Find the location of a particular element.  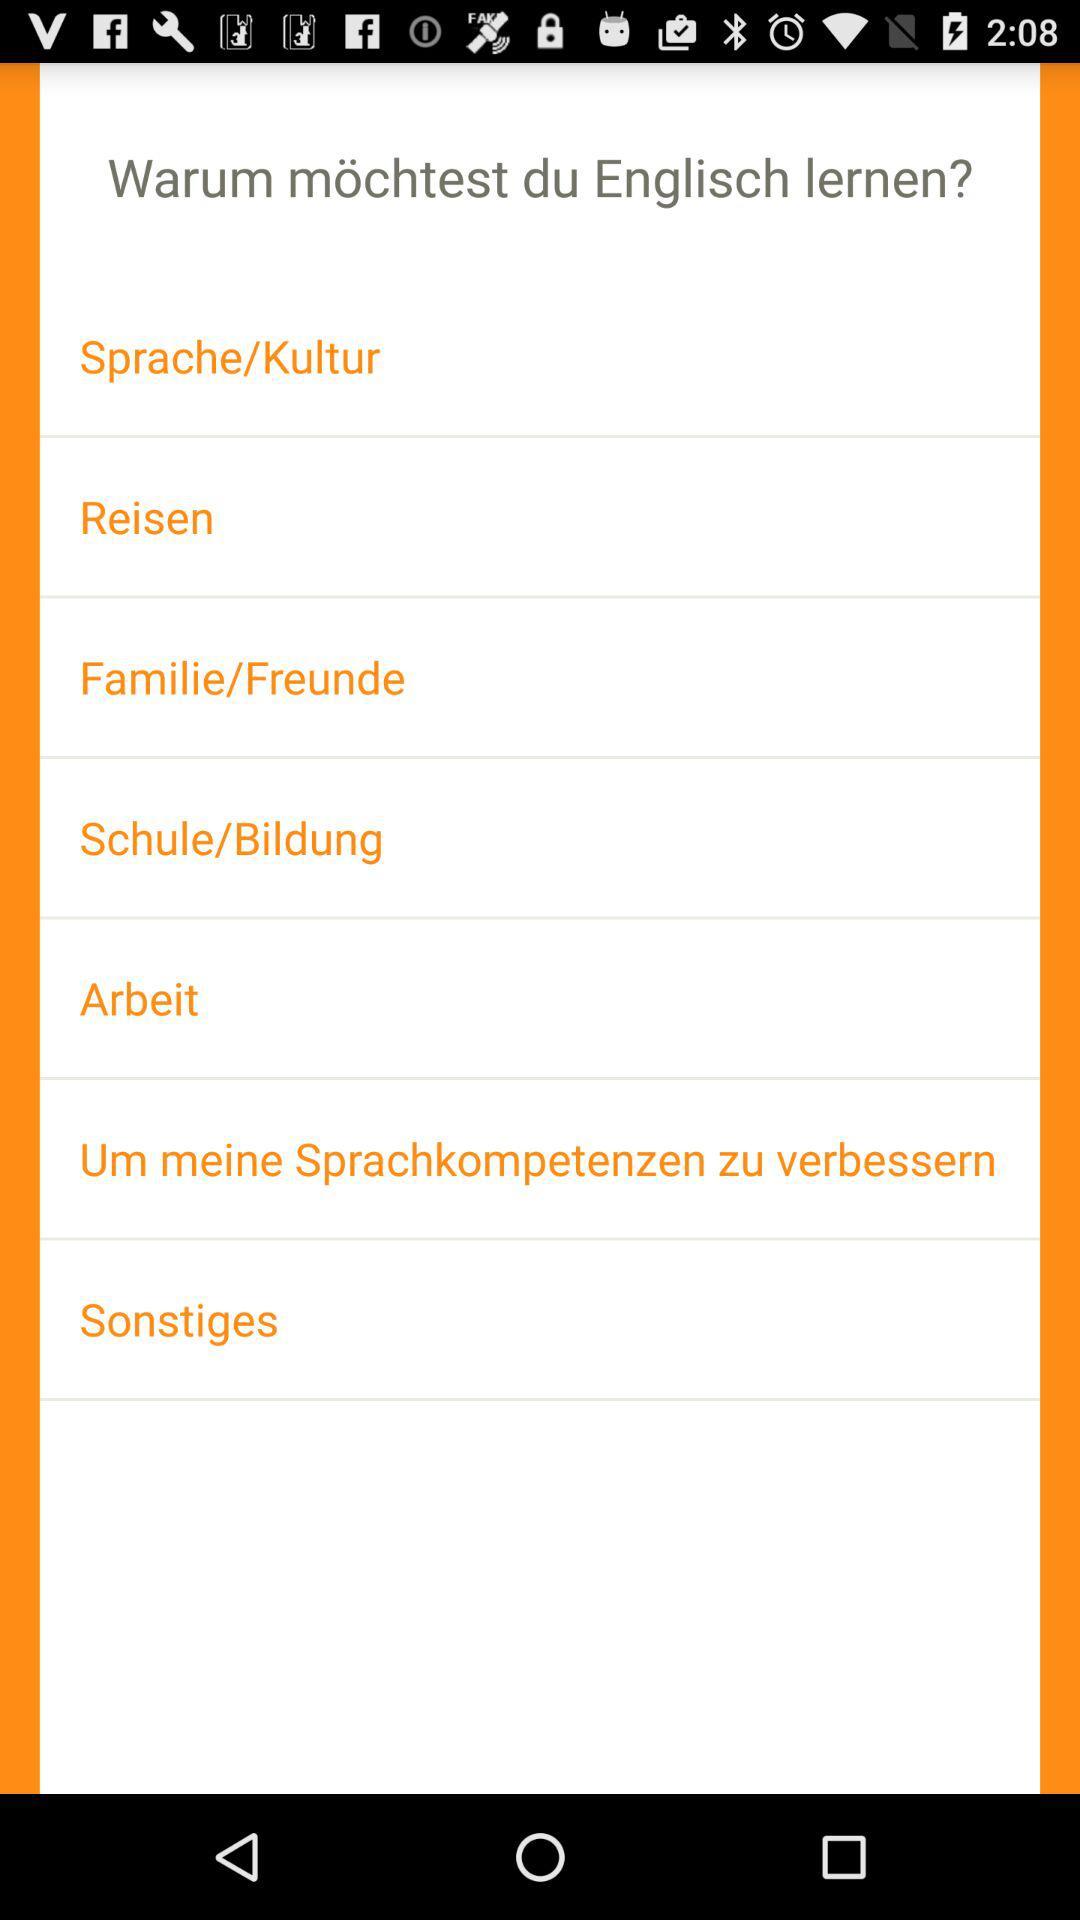

the app below the sprache/kultur item is located at coordinates (540, 516).